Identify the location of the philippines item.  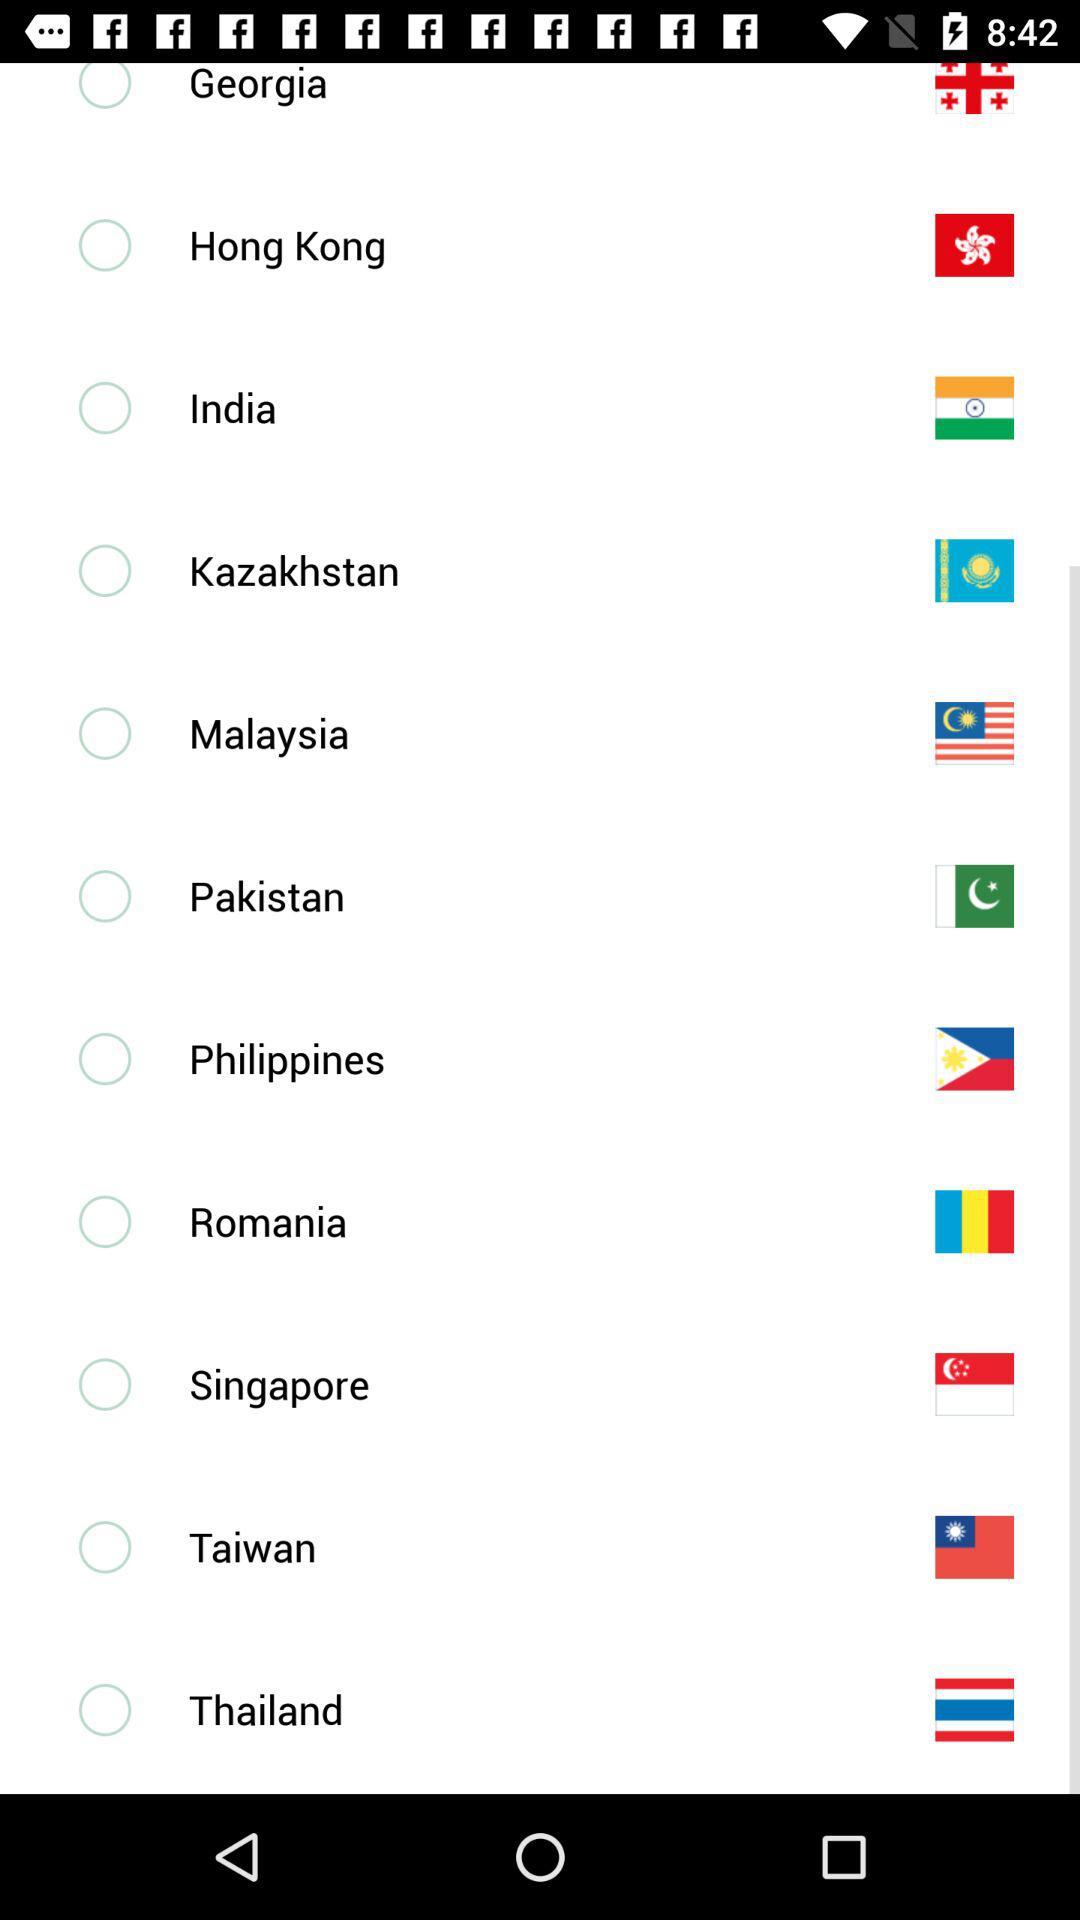
(528, 1057).